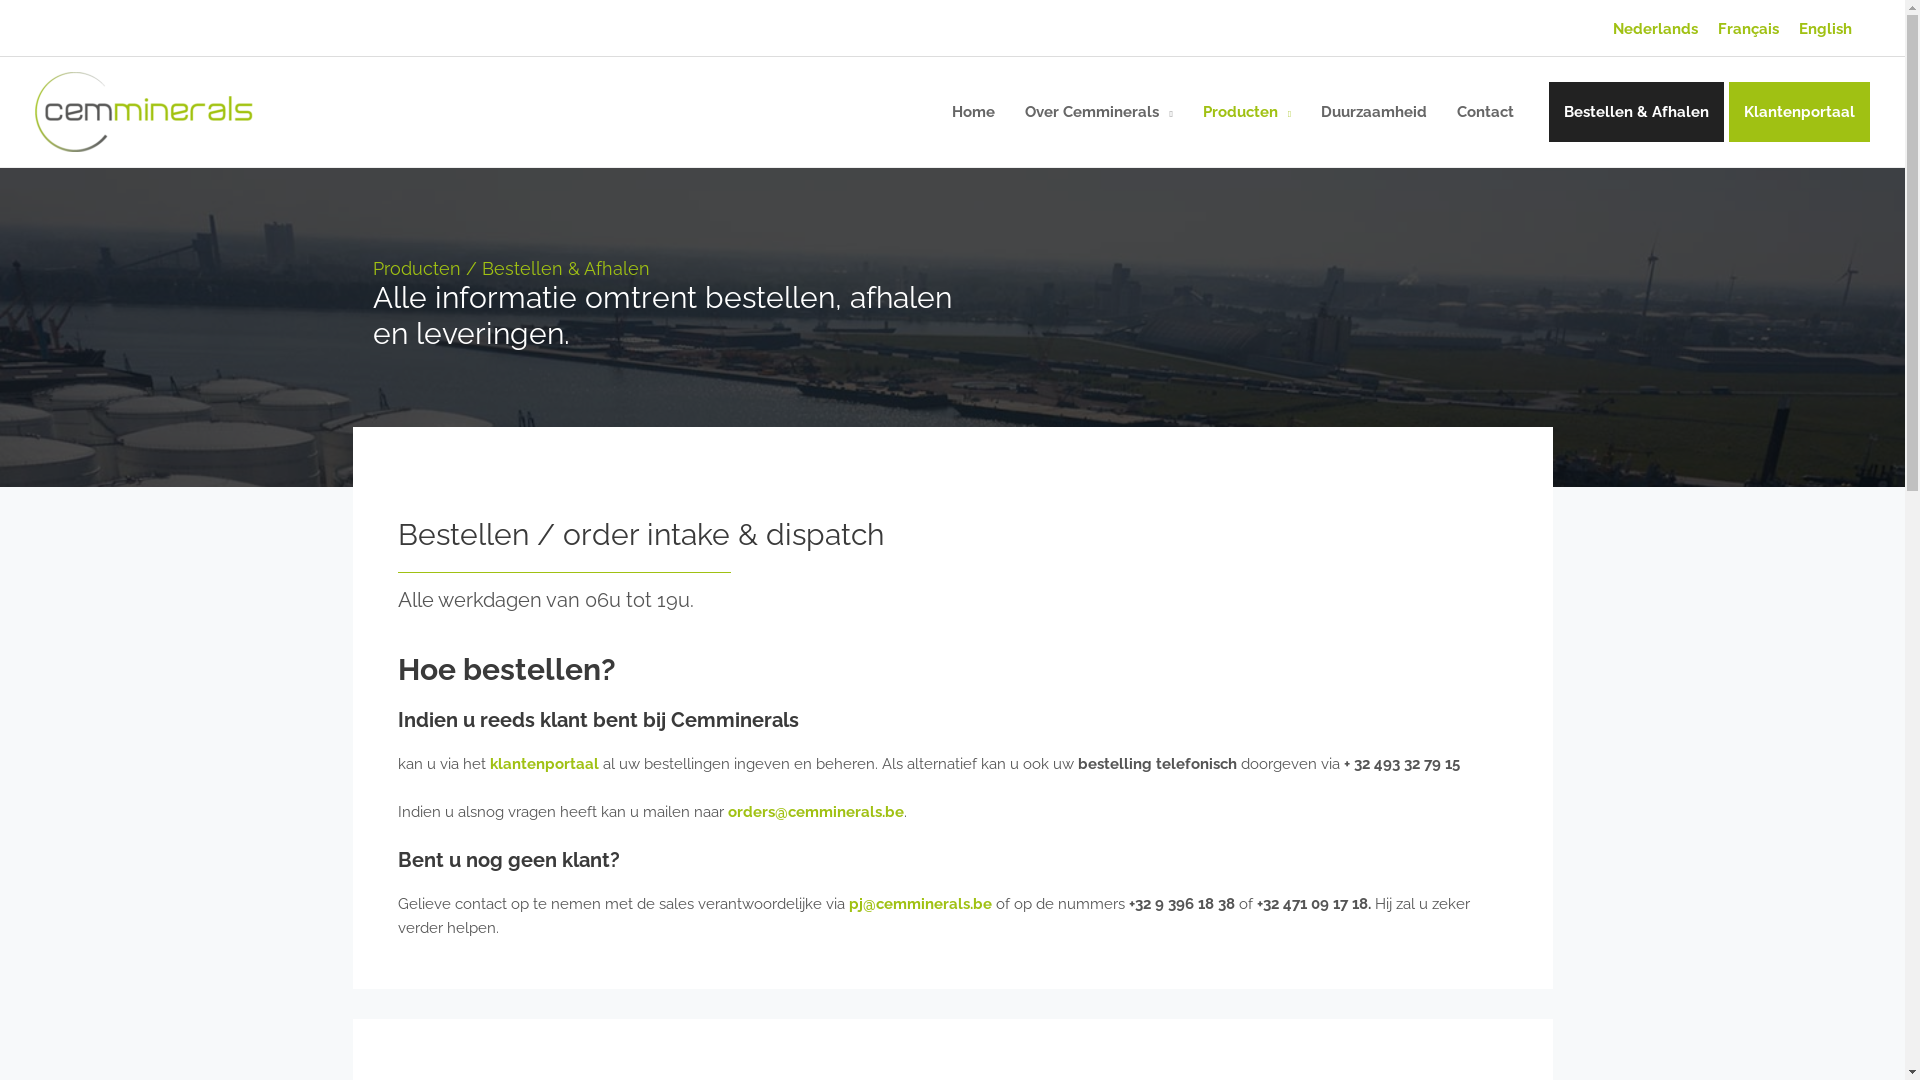 The width and height of the screenshot is (1920, 1080). Describe the element at coordinates (1372, 111) in the screenshot. I see `'Duurzaamheid'` at that location.